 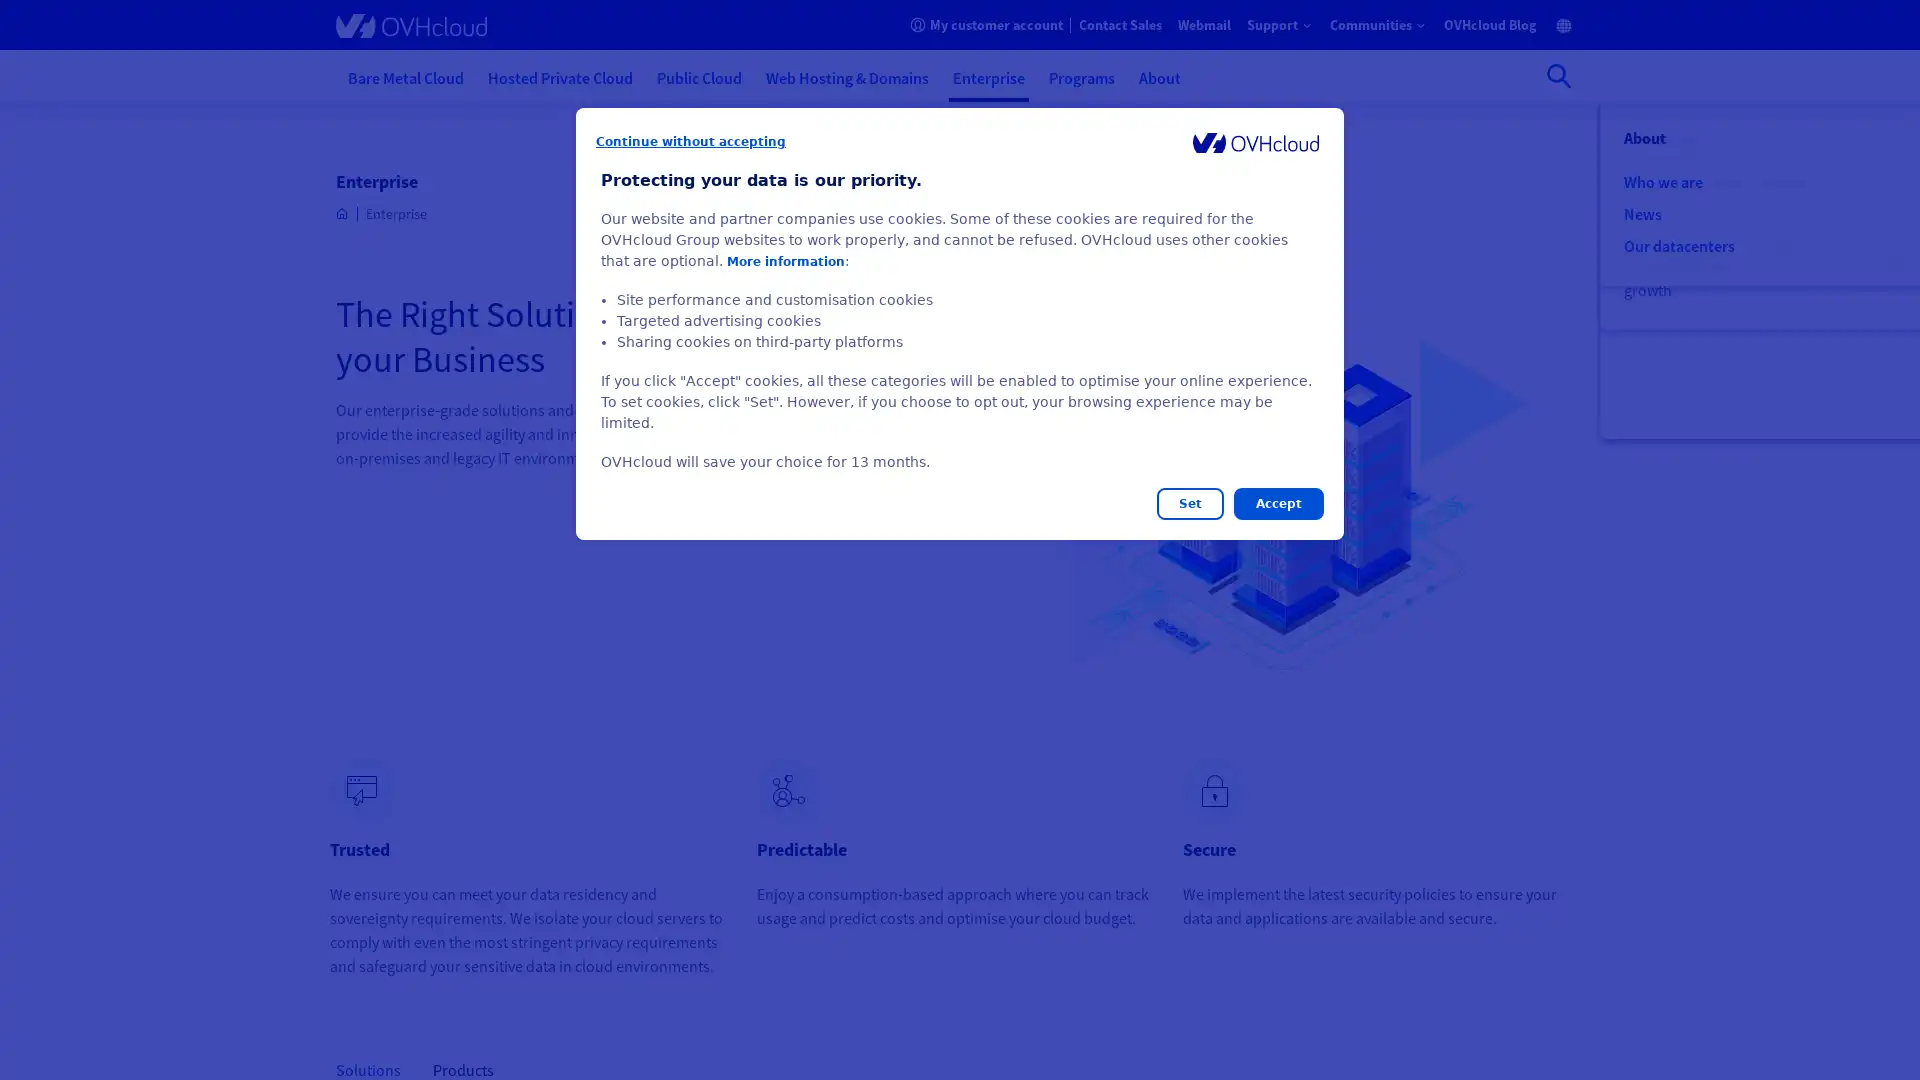 What do you see at coordinates (1190, 503) in the screenshot?
I see `Set` at bounding box center [1190, 503].